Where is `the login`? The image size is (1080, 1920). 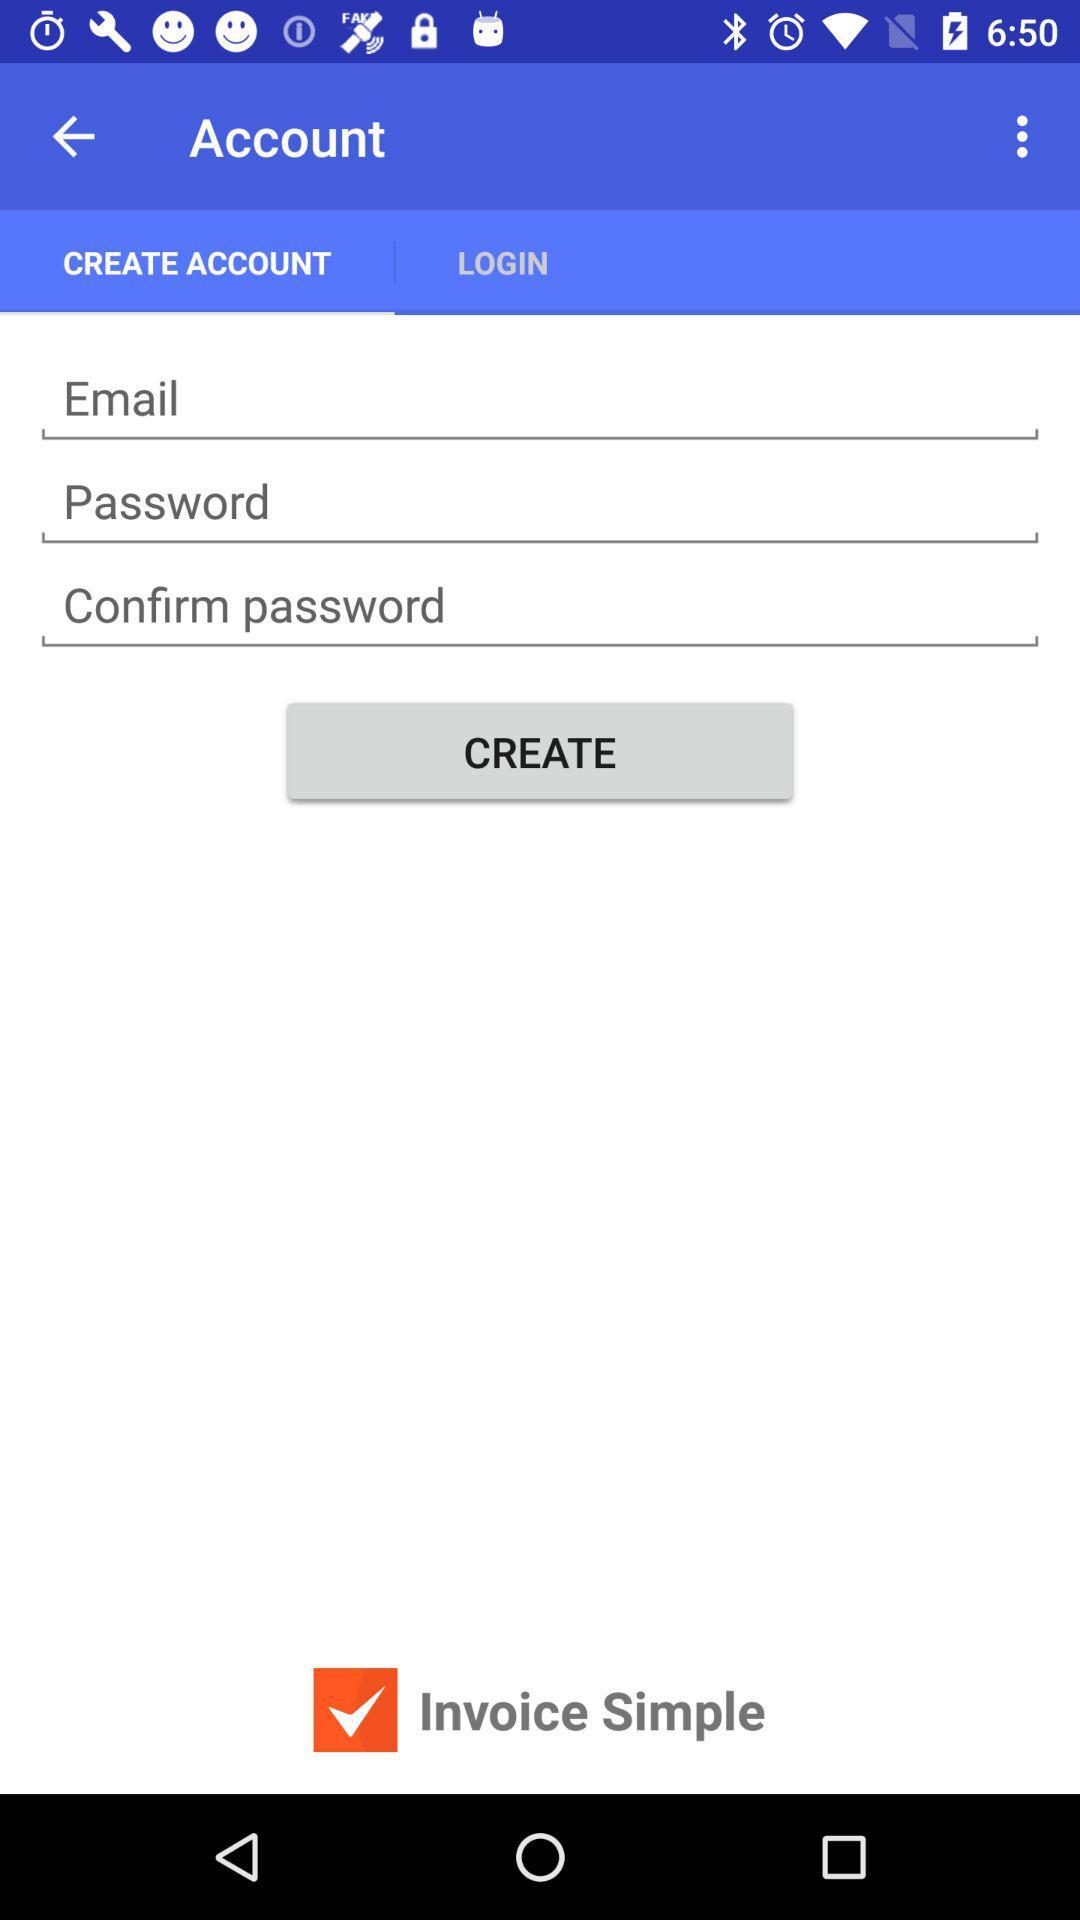 the login is located at coordinates (502, 261).